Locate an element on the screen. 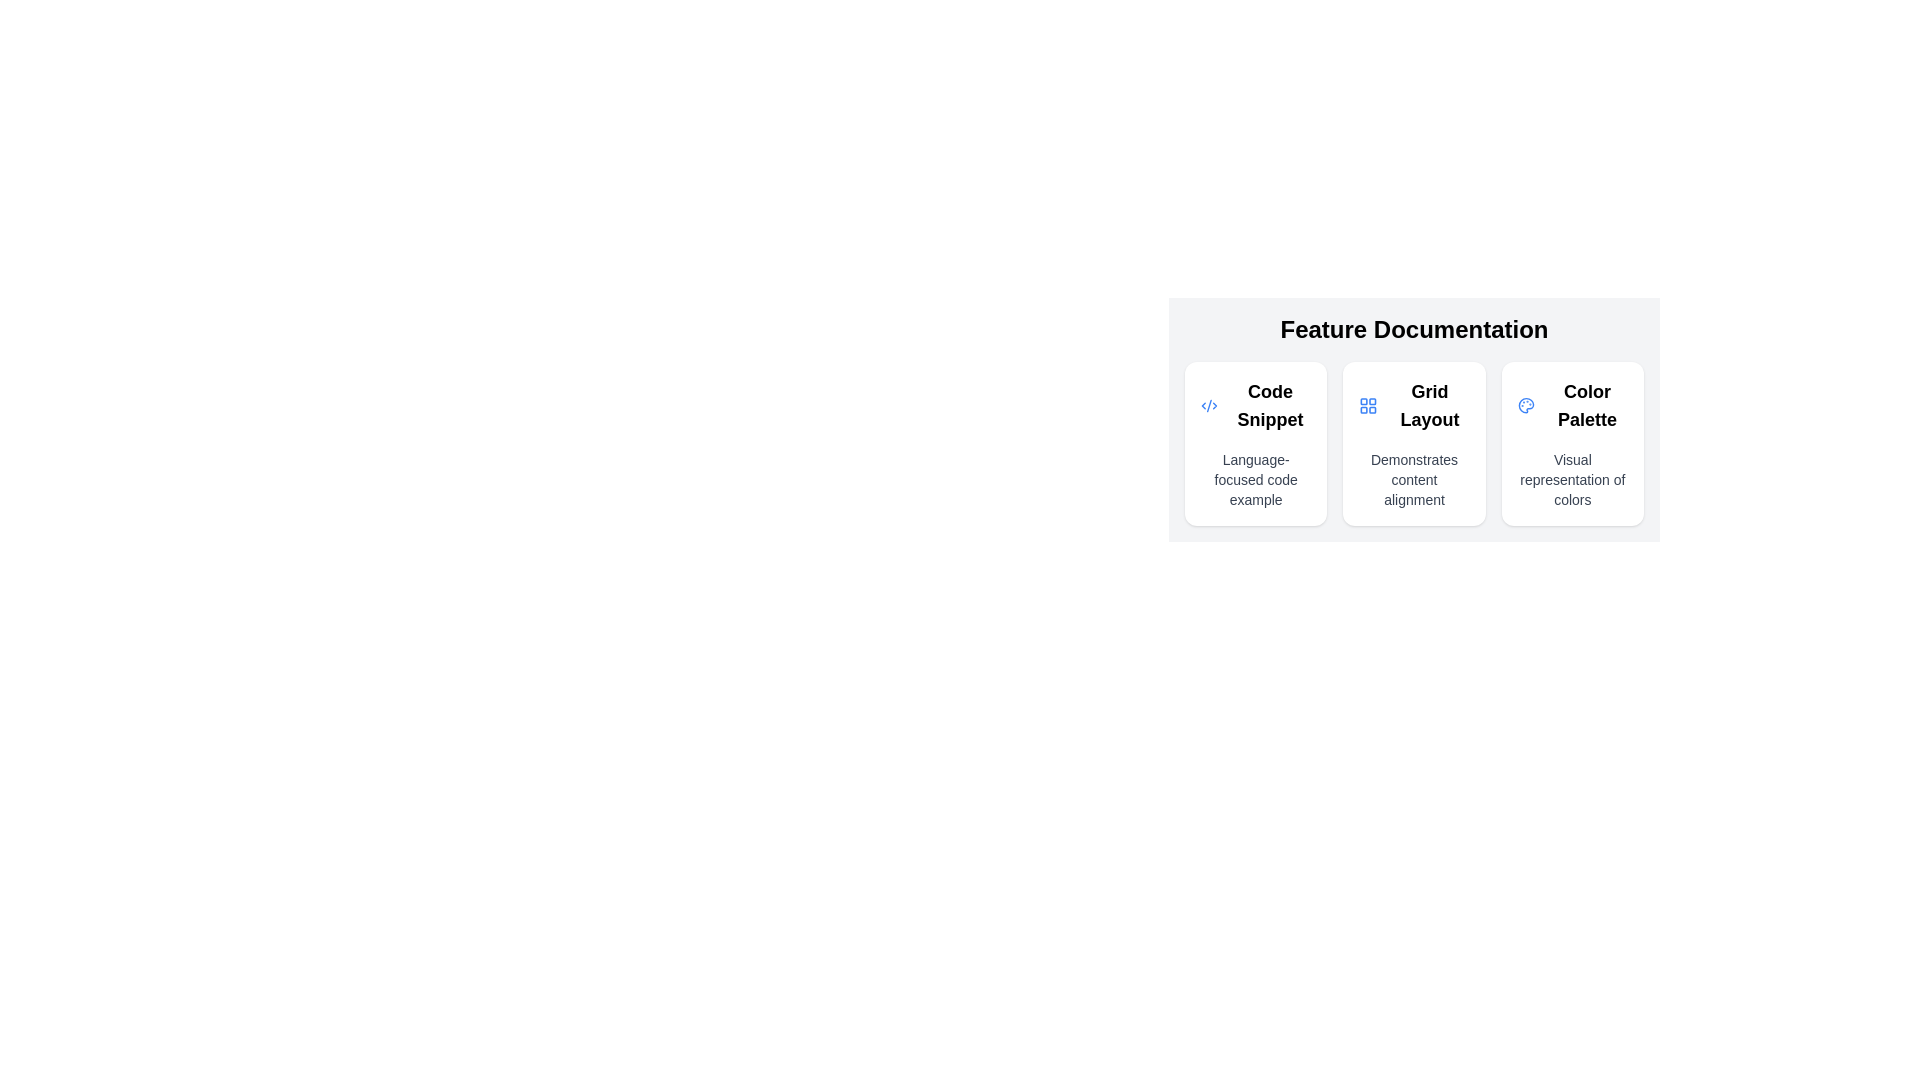 This screenshot has width=1920, height=1080. the 'Grid Layout' text element, which is displayed in a bold, larger font and is the second option under 'Feature Documentation' is located at coordinates (1413, 405).